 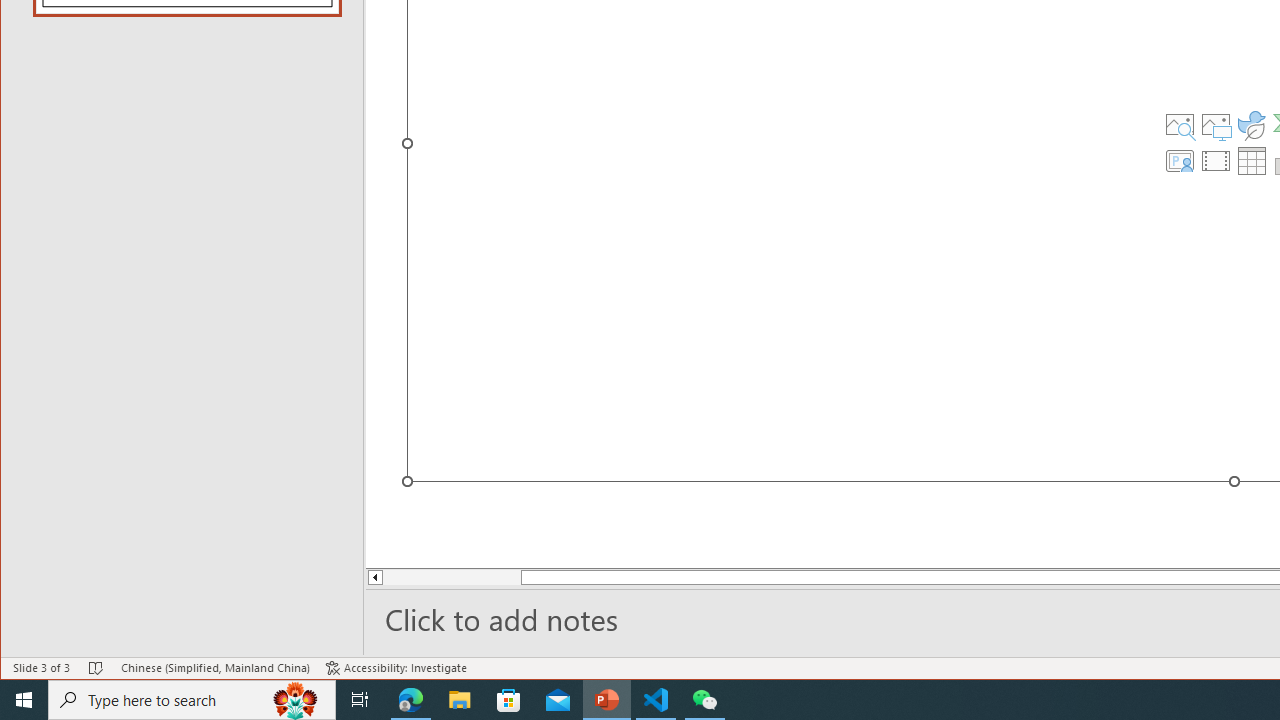 What do you see at coordinates (606, 698) in the screenshot?
I see `'PowerPoint - 1 running window'` at bounding box center [606, 698].